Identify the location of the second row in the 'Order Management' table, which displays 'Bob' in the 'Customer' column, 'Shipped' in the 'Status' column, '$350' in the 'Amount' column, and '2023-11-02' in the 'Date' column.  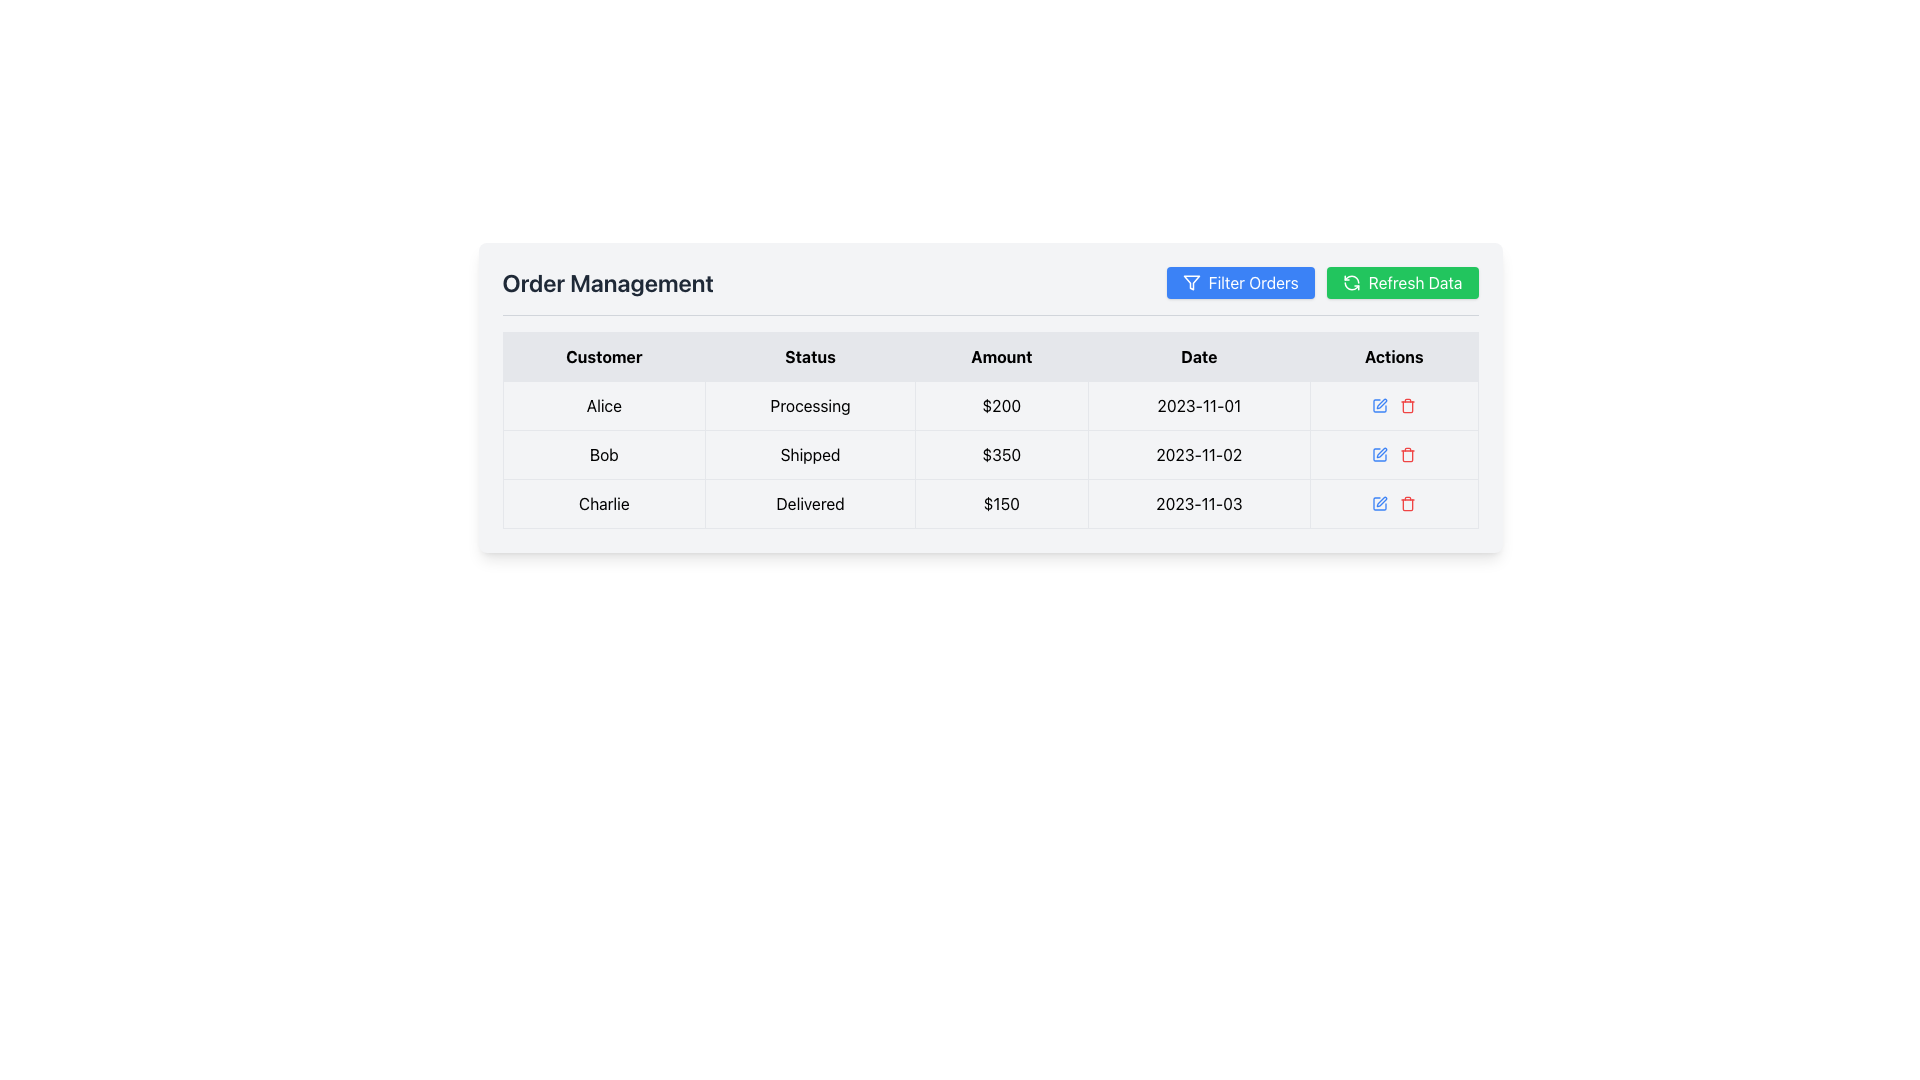
(990, 455).